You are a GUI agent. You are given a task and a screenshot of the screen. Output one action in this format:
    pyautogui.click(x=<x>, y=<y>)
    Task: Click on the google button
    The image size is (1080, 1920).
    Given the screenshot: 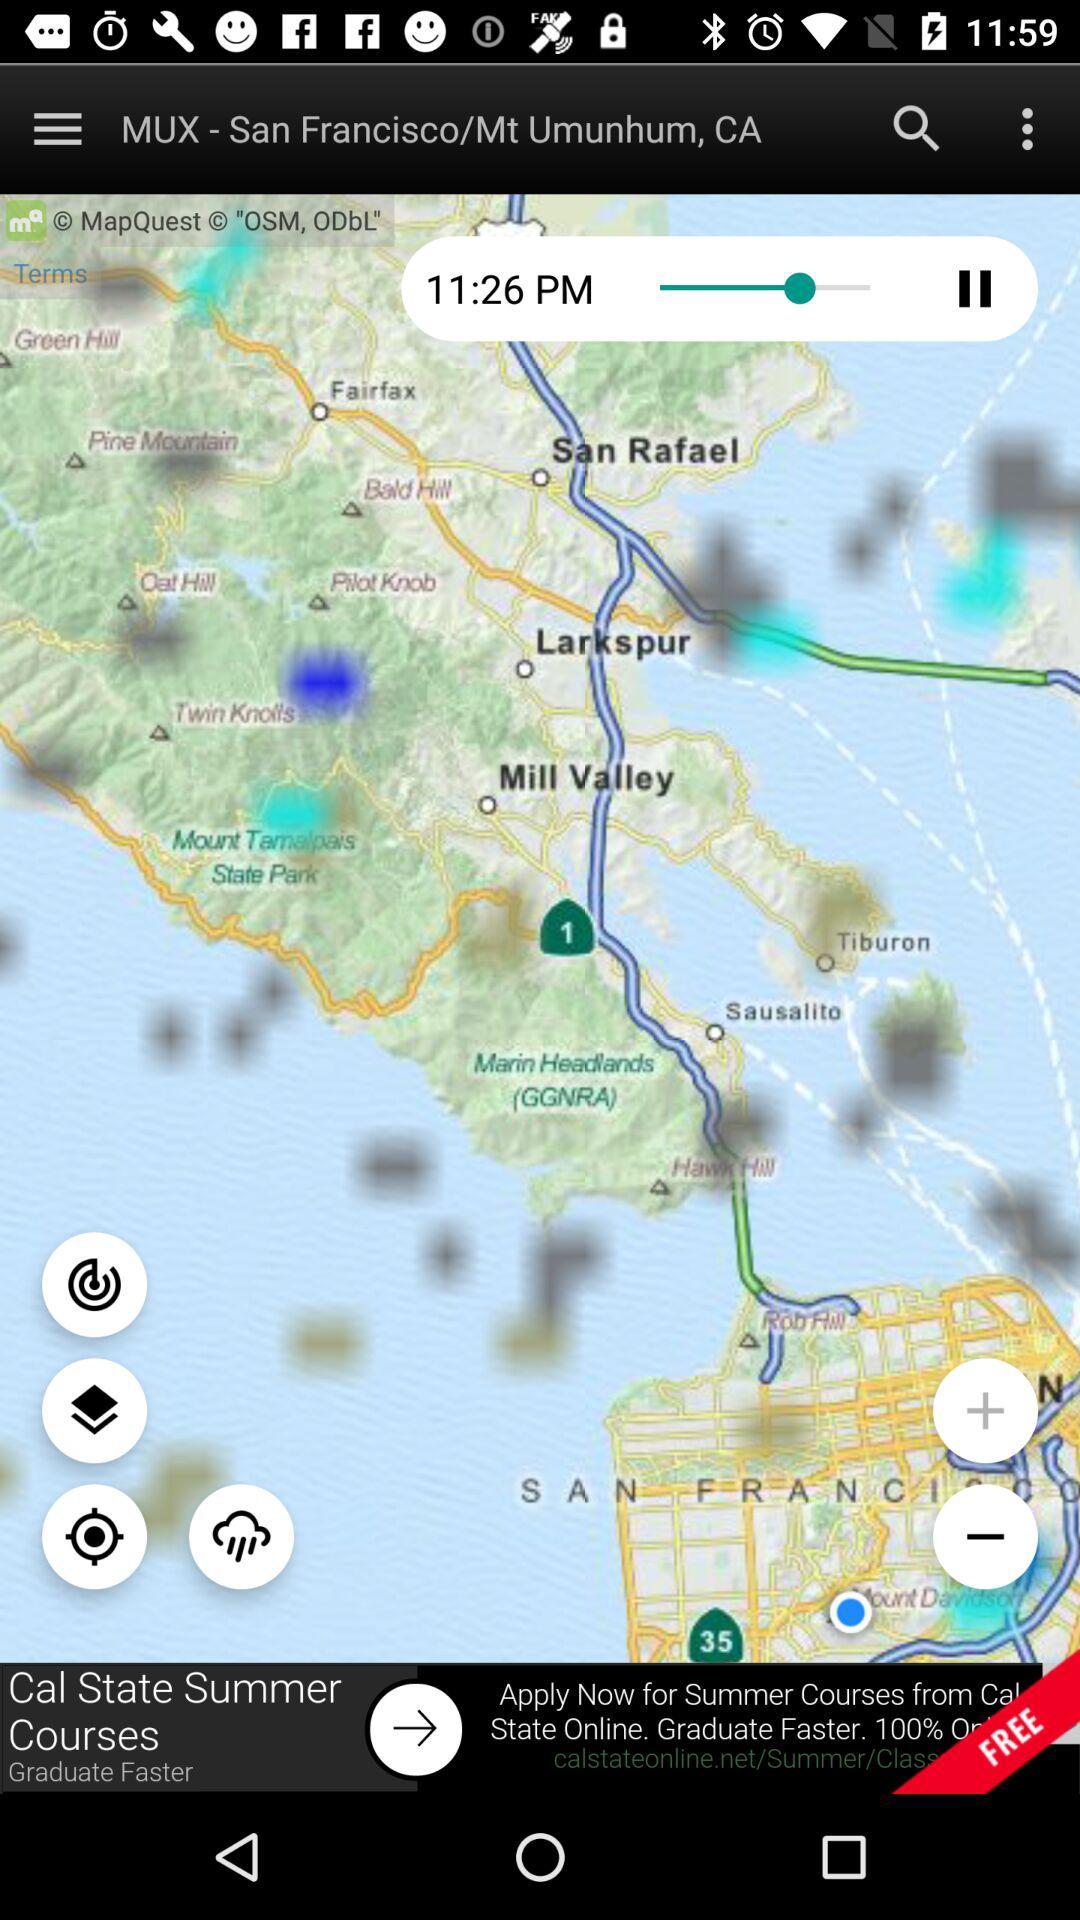 What is the action you would take?
    pyautogui.click(x=917, y=127)
    